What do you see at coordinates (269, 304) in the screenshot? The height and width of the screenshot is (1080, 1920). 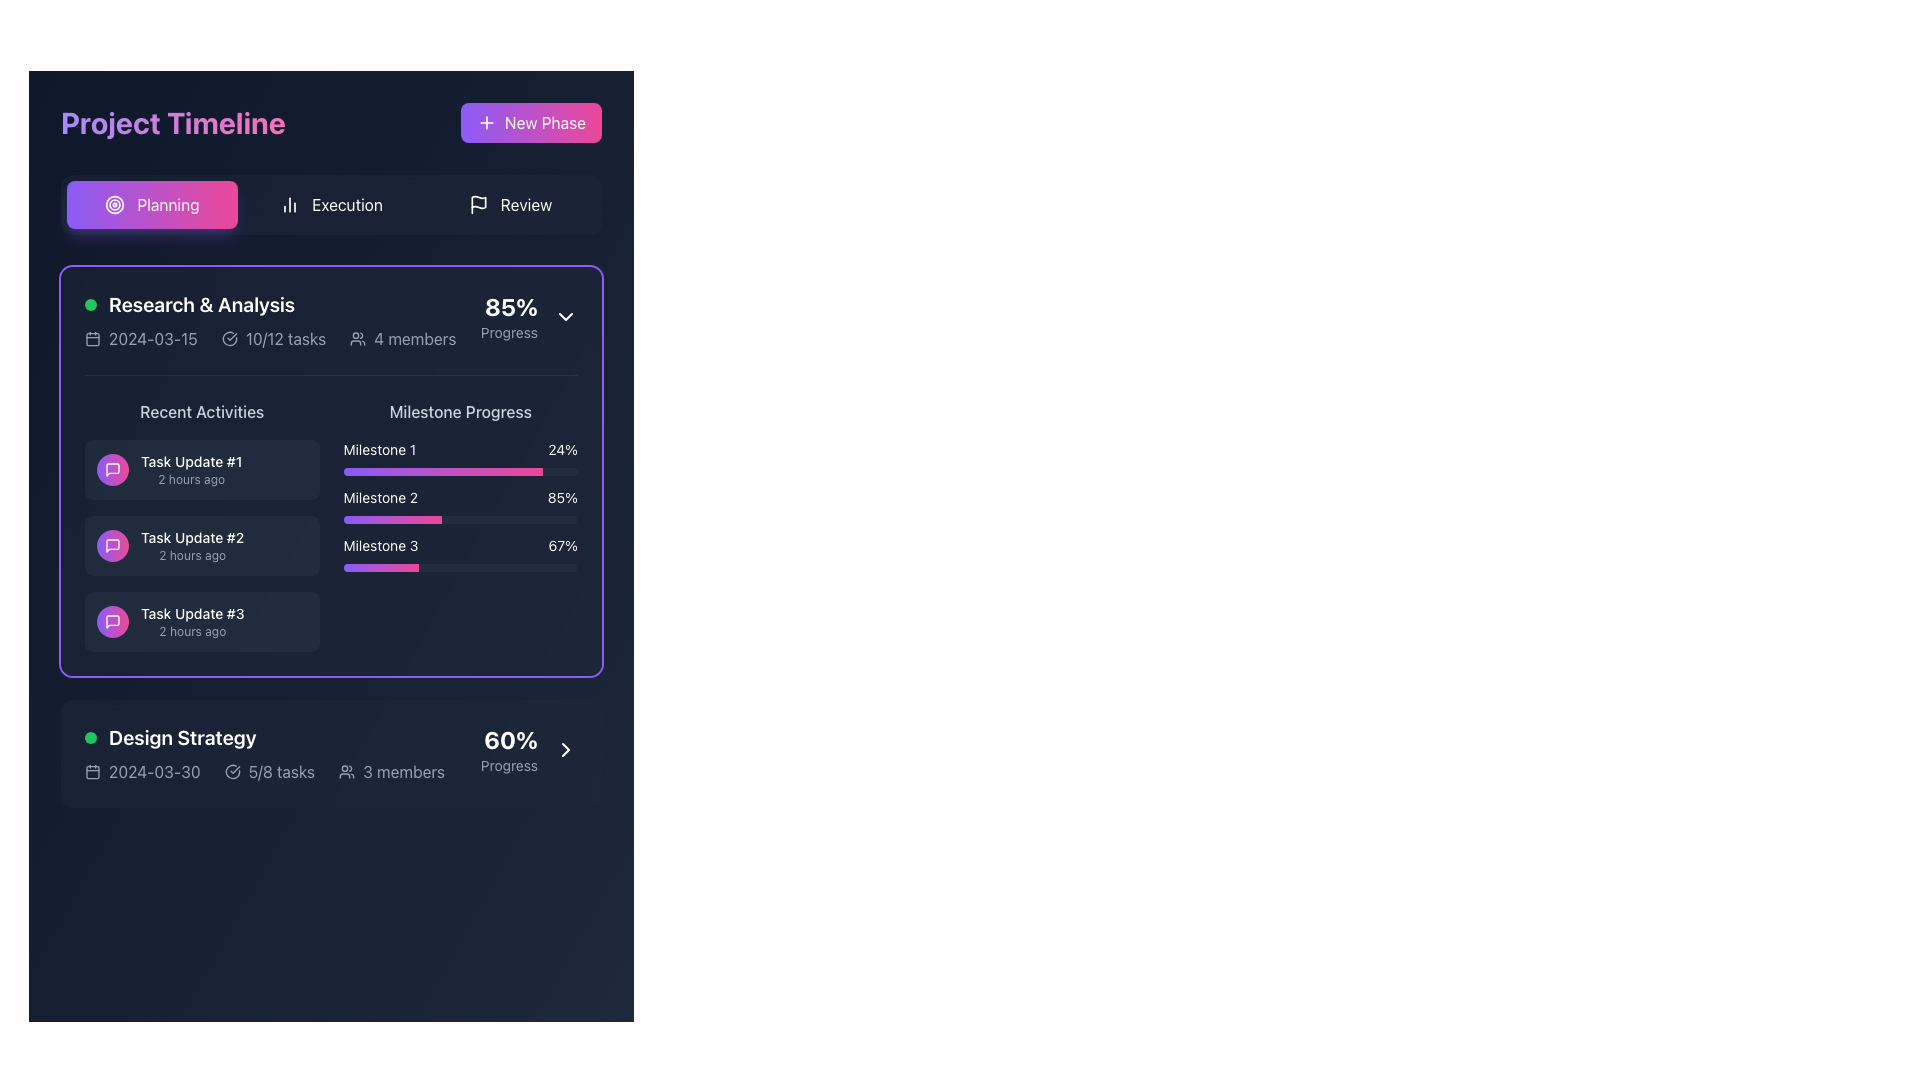 I see `the 'Research & Analysis' label, which is a rectangular label containing white text on a dark blue background` at bounding box center [269, 304].